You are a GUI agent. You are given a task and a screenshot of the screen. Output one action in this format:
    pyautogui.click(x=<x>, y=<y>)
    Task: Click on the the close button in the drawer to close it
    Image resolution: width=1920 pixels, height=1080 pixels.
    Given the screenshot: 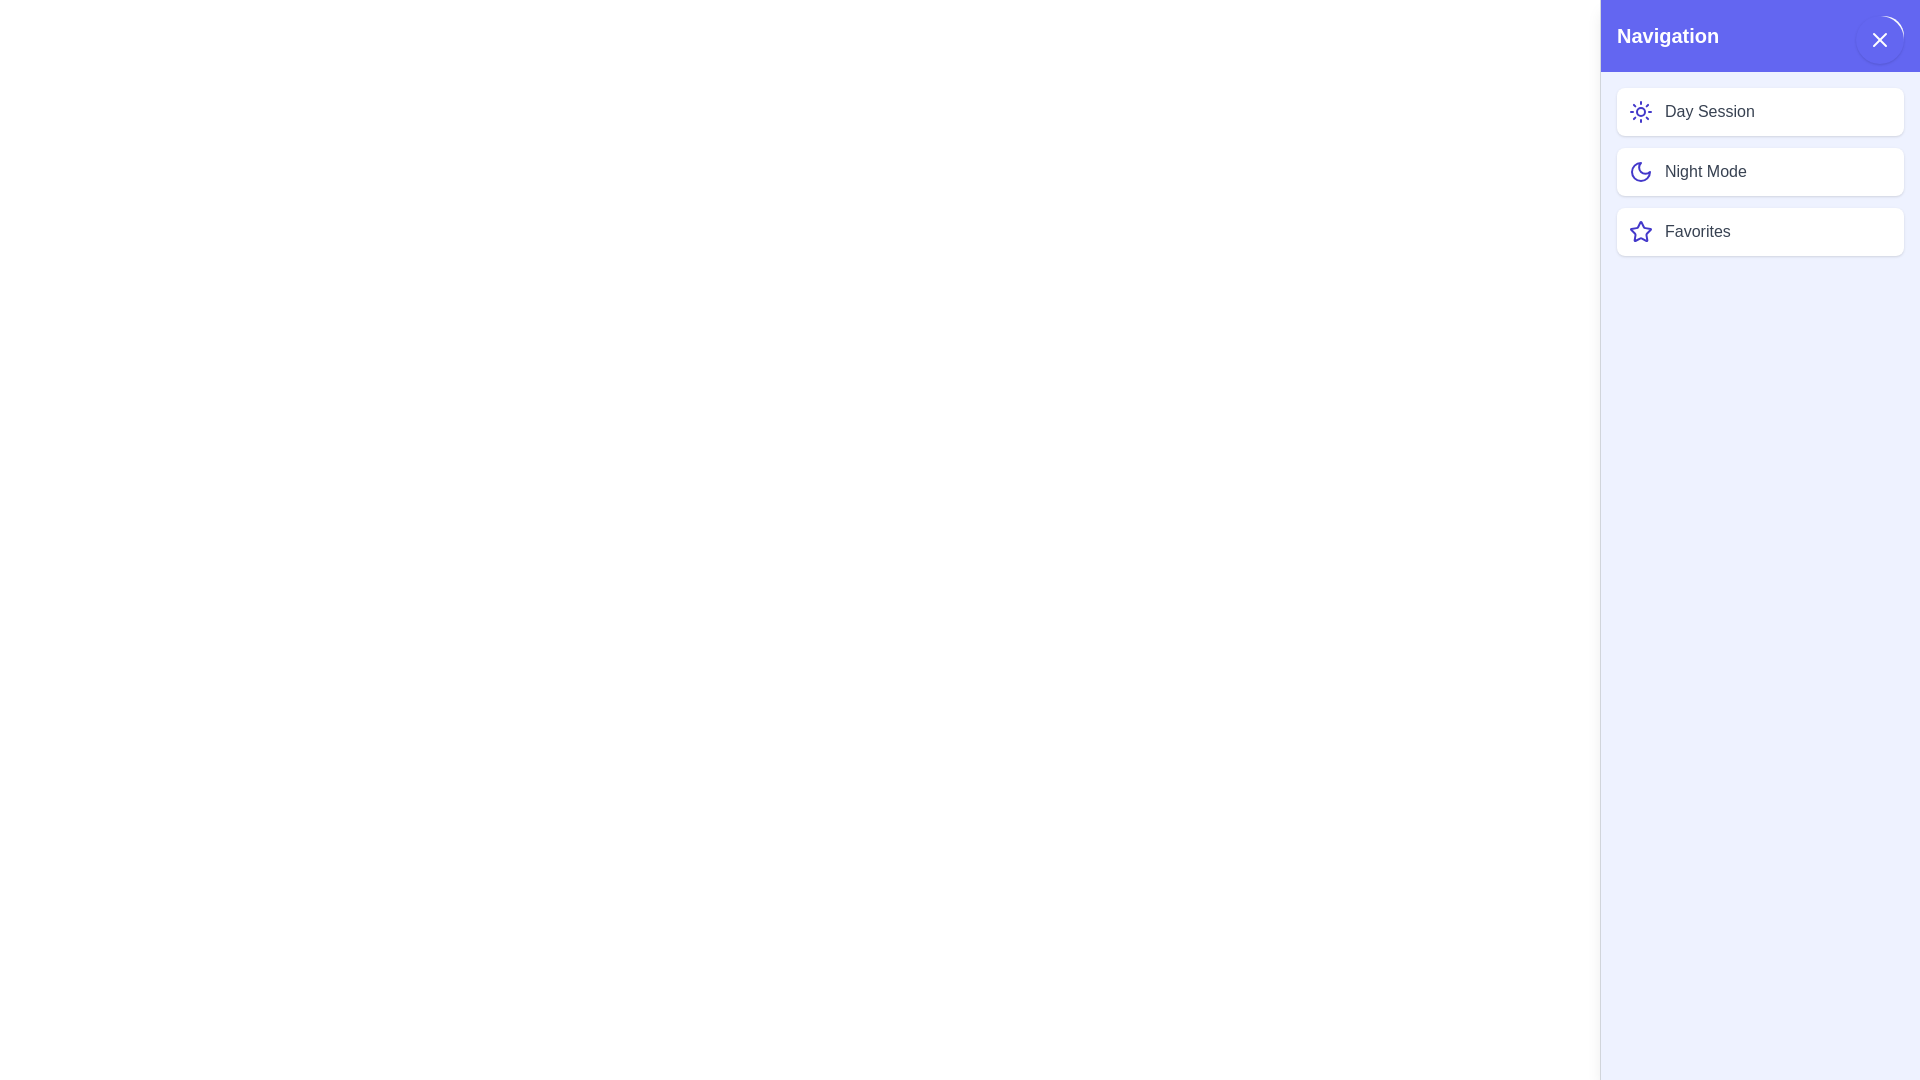 What is the action you would take?
    pyautogui.click(x=1882, y=35)
    